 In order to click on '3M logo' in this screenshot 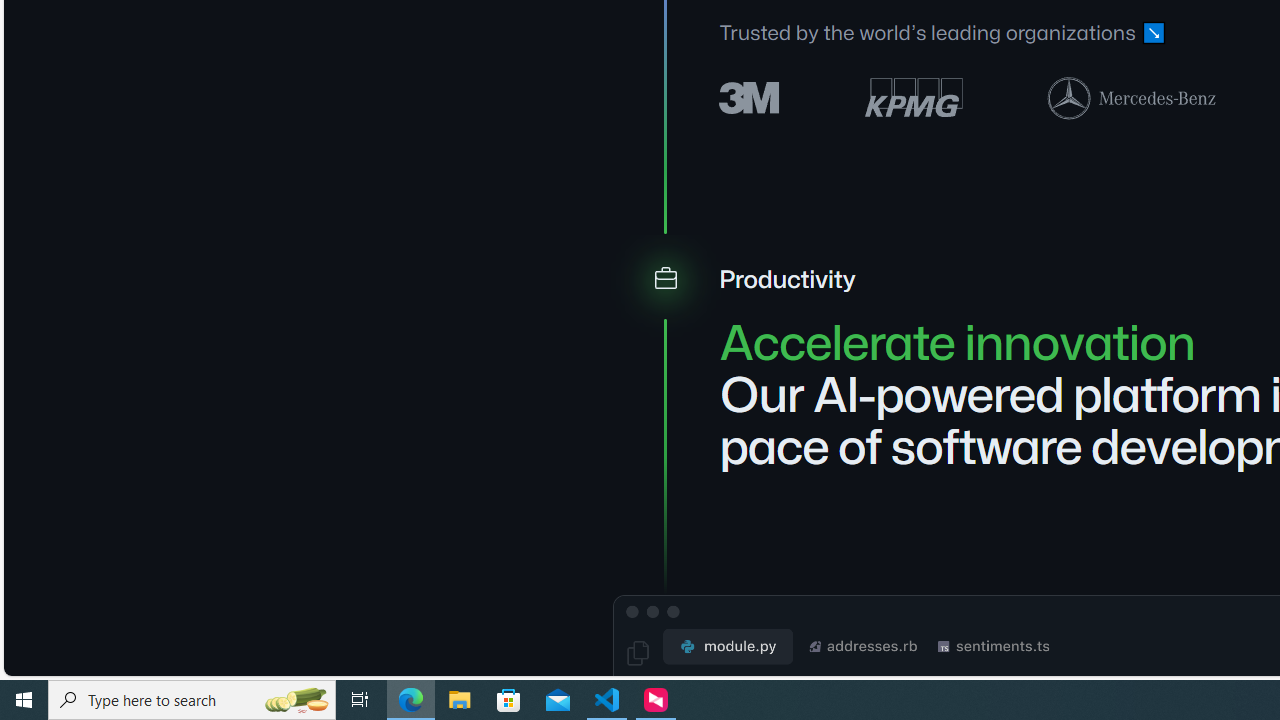, I will do `click(749, 97)`.